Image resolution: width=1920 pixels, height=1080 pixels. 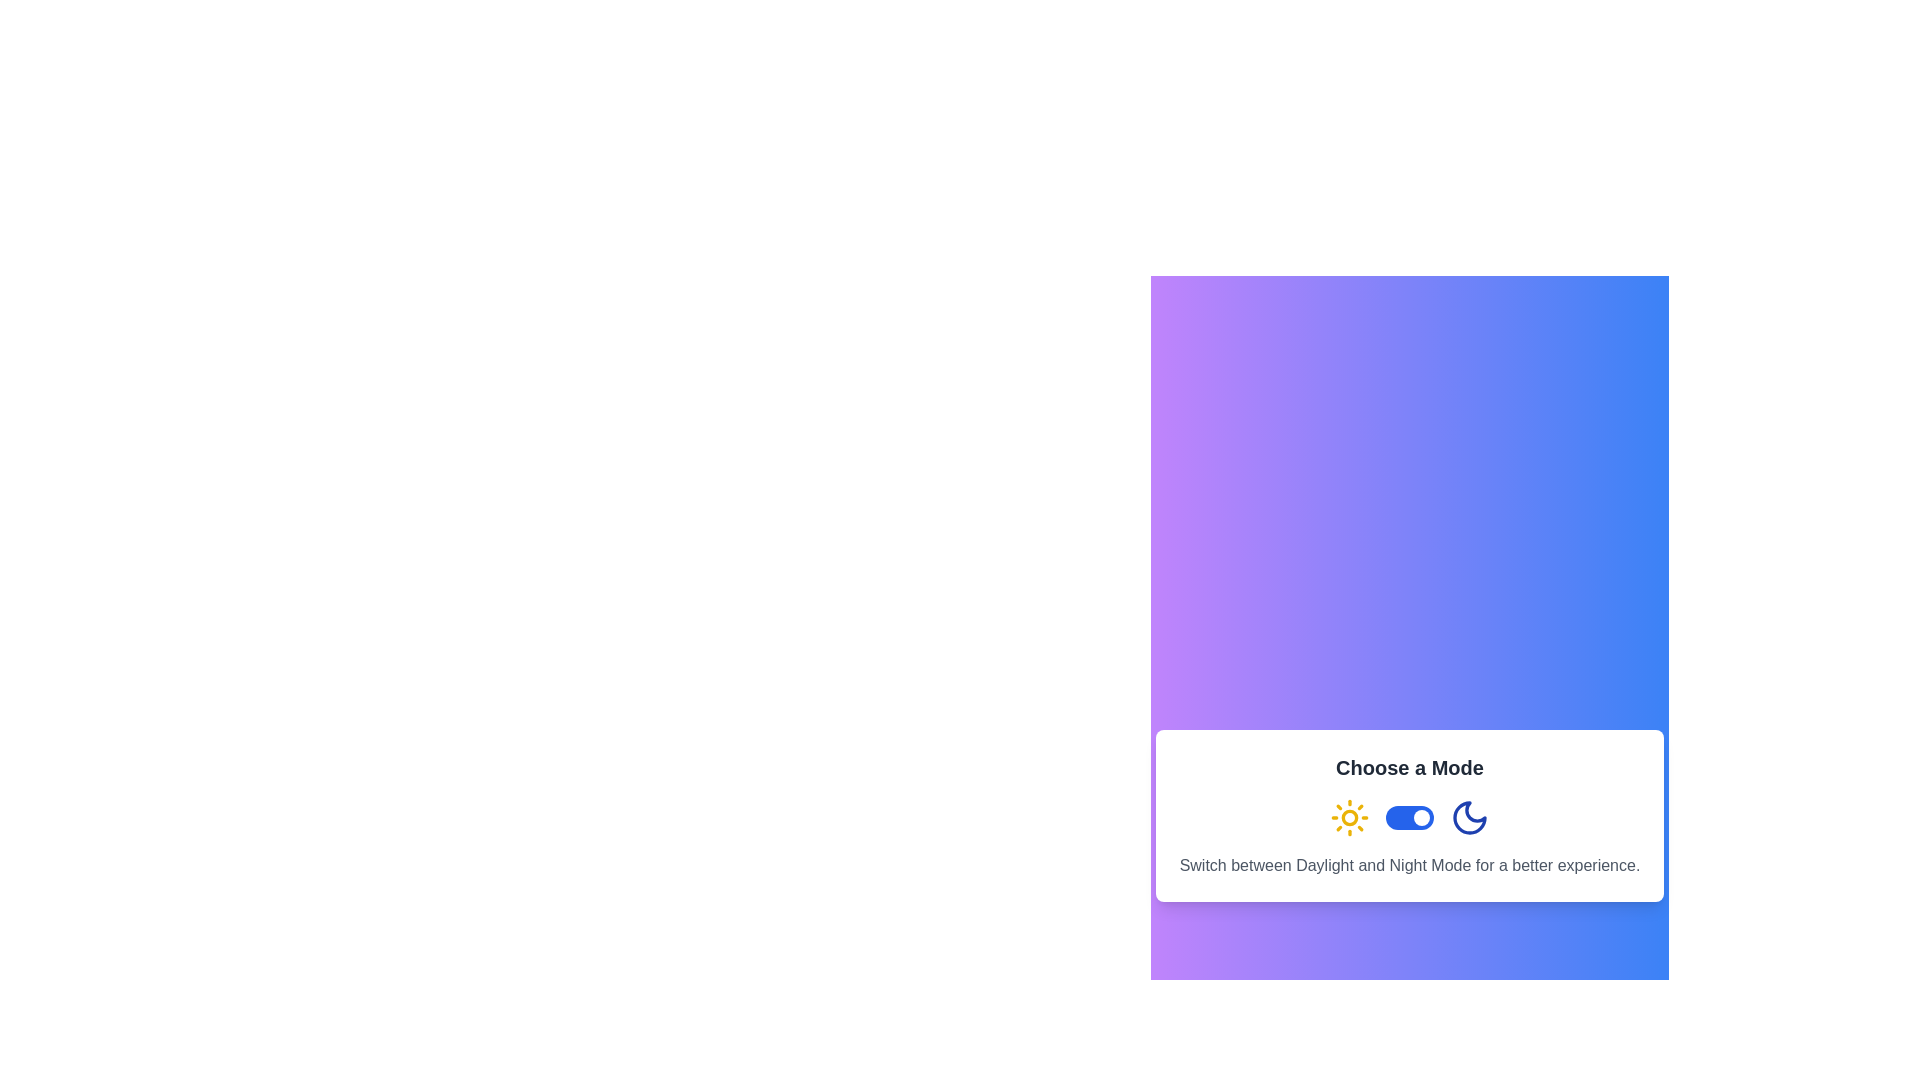 What do you see at coordinates (1409, 865) in the screenshot?
I see `text element displaying 'Switch between Daylight and Night Mode for a better experience.' which is styled in gray font and located below the toggle switch` at bounding box center [1409, 865].